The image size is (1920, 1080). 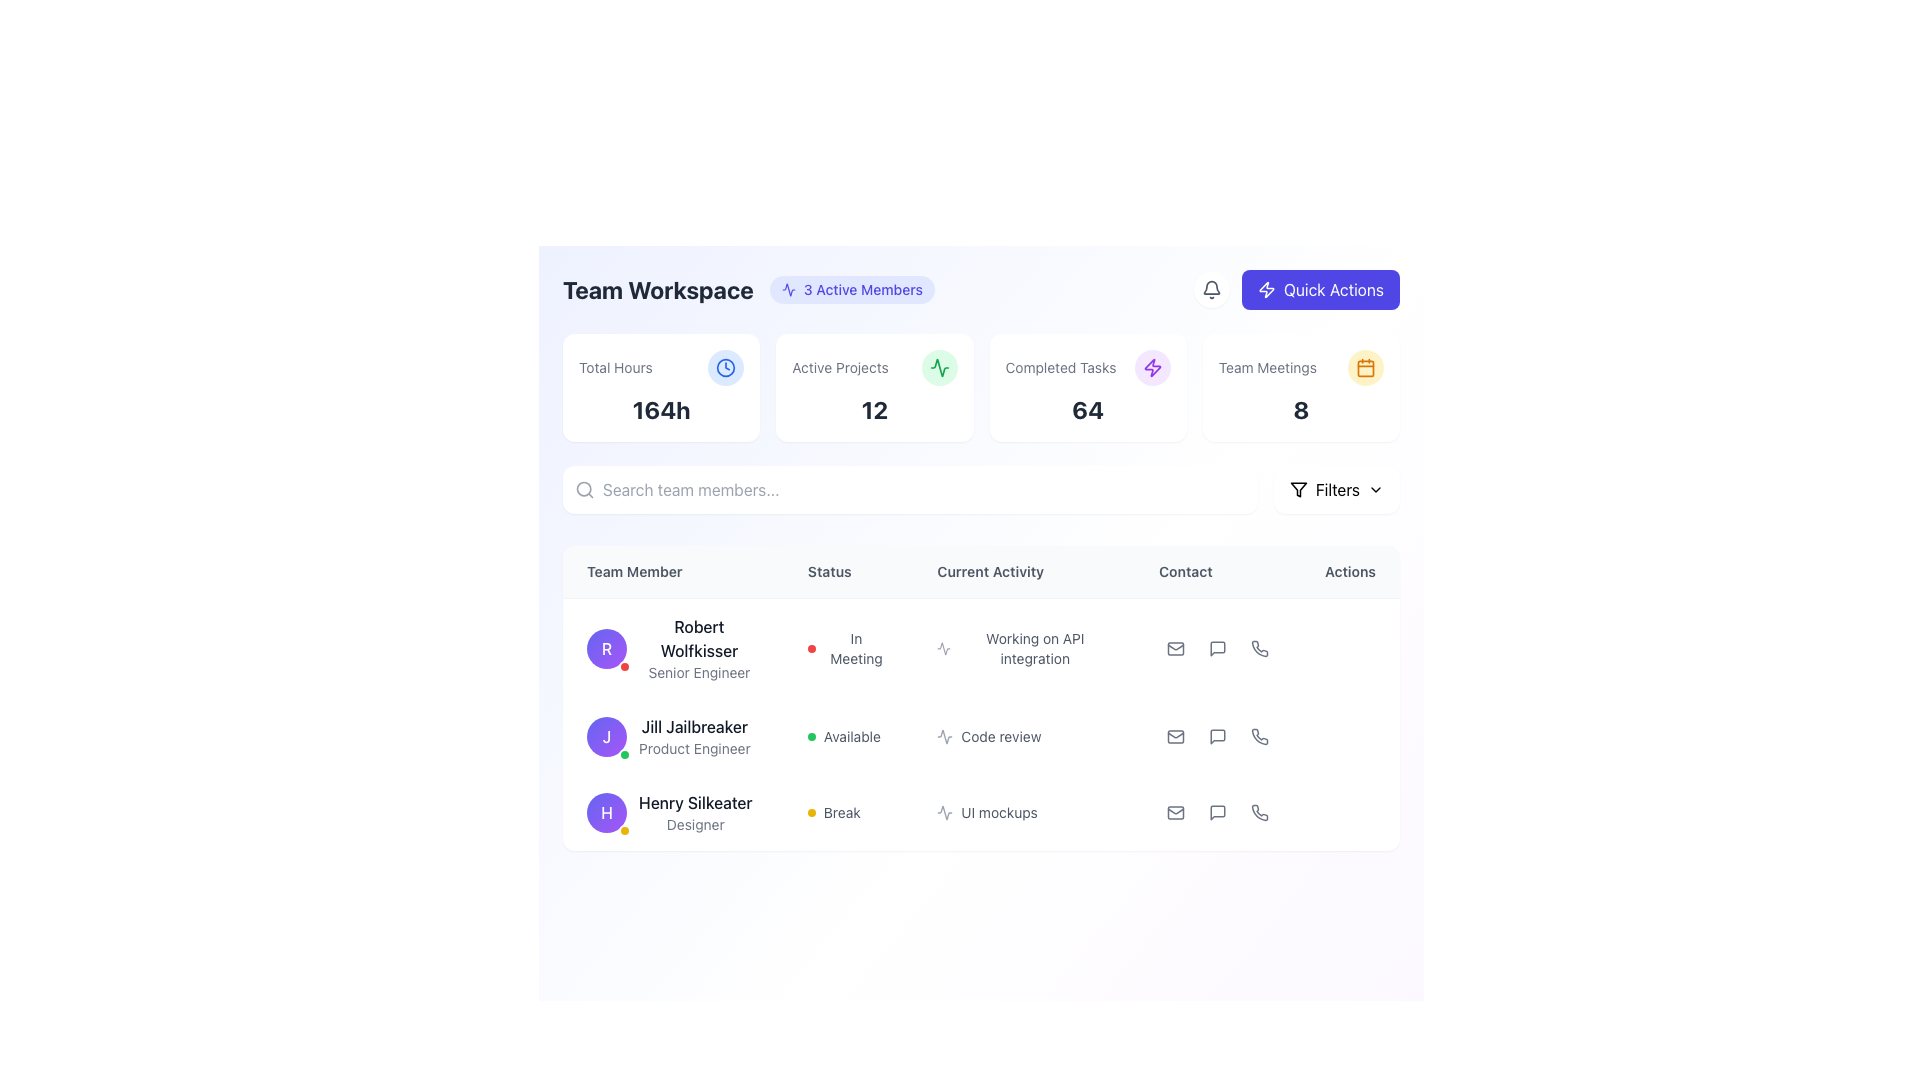 What do you see at coordinates (1217, 648) in the screenshot?
I see `the messaging icon button located in the 'Contact' column of the table row for 'Robert Wolfkisser, Senior Engineer'` at bounding box center [1217, 648].